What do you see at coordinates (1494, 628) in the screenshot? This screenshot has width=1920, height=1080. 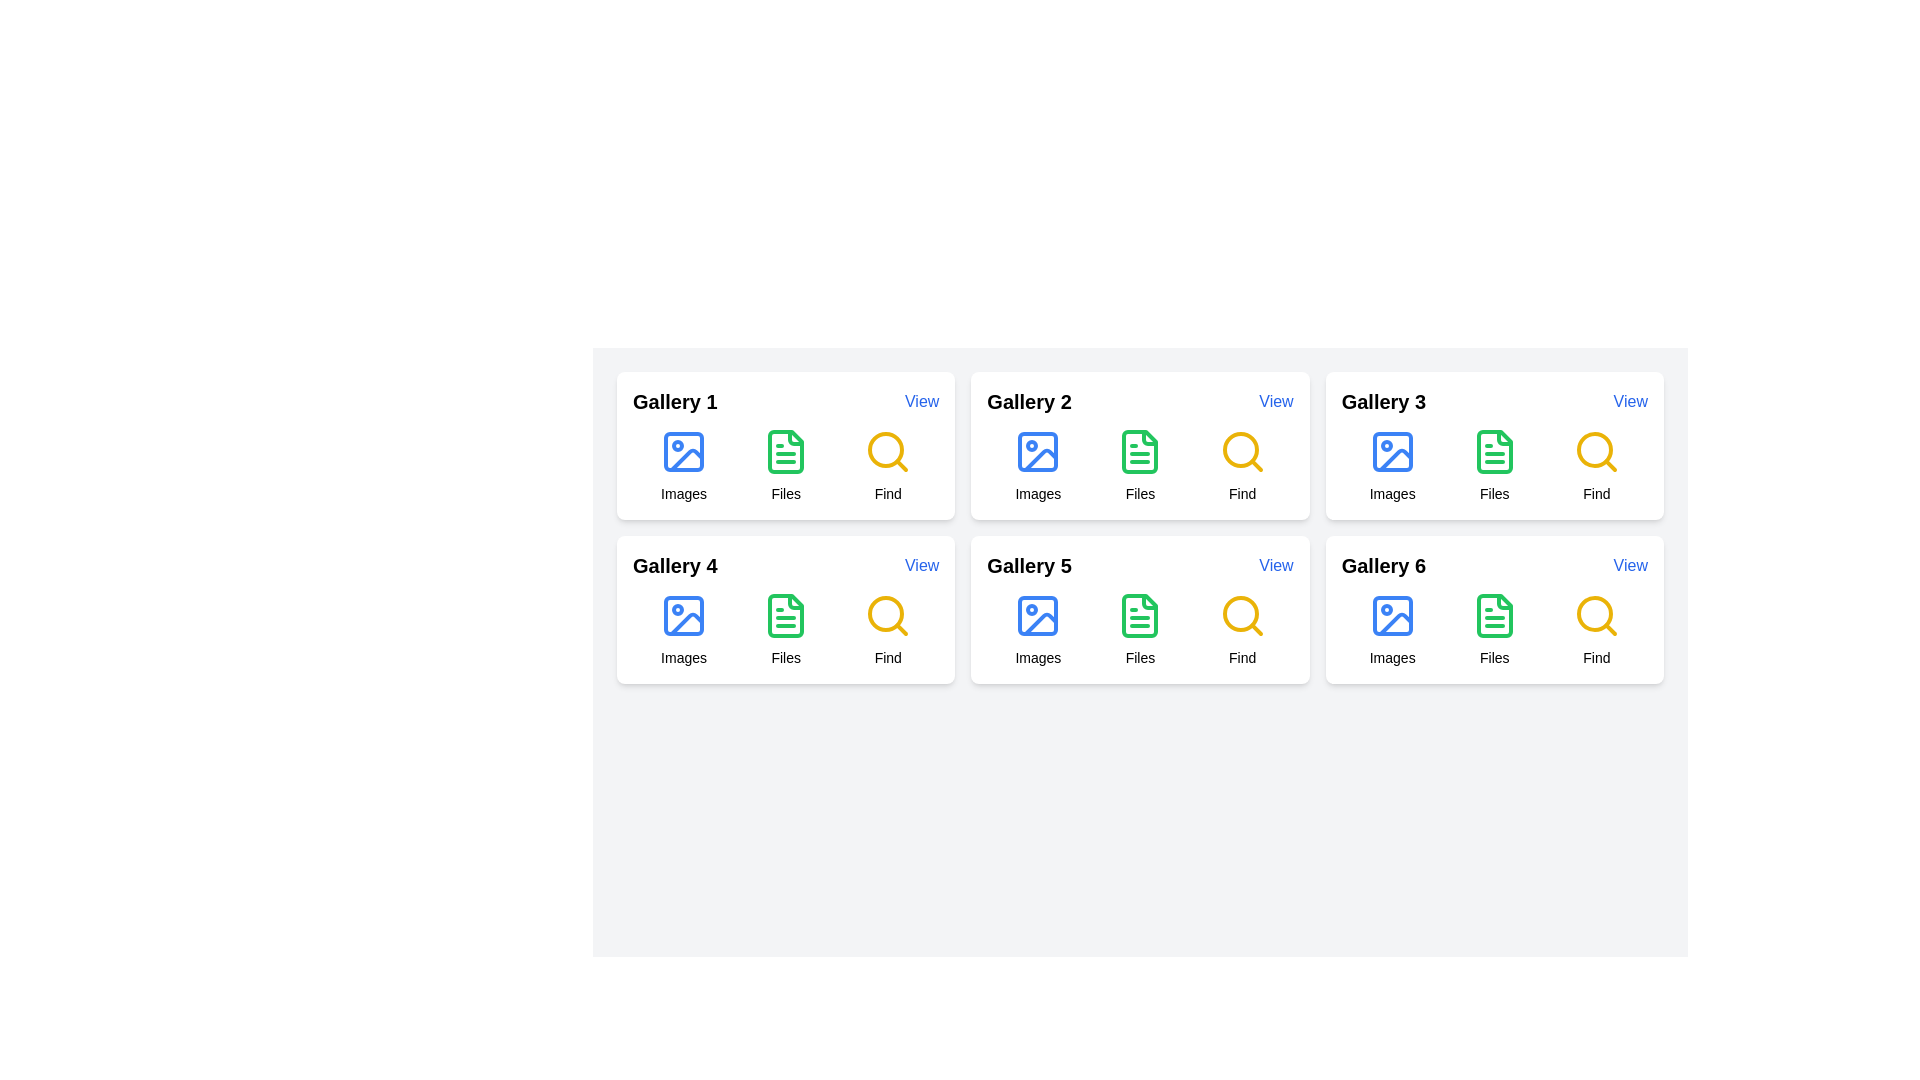 I see `the green file icon labeled 'Files' located in the bottom row of the grid within the 'Gallery 6' section` at bounding box center [1494, 628].